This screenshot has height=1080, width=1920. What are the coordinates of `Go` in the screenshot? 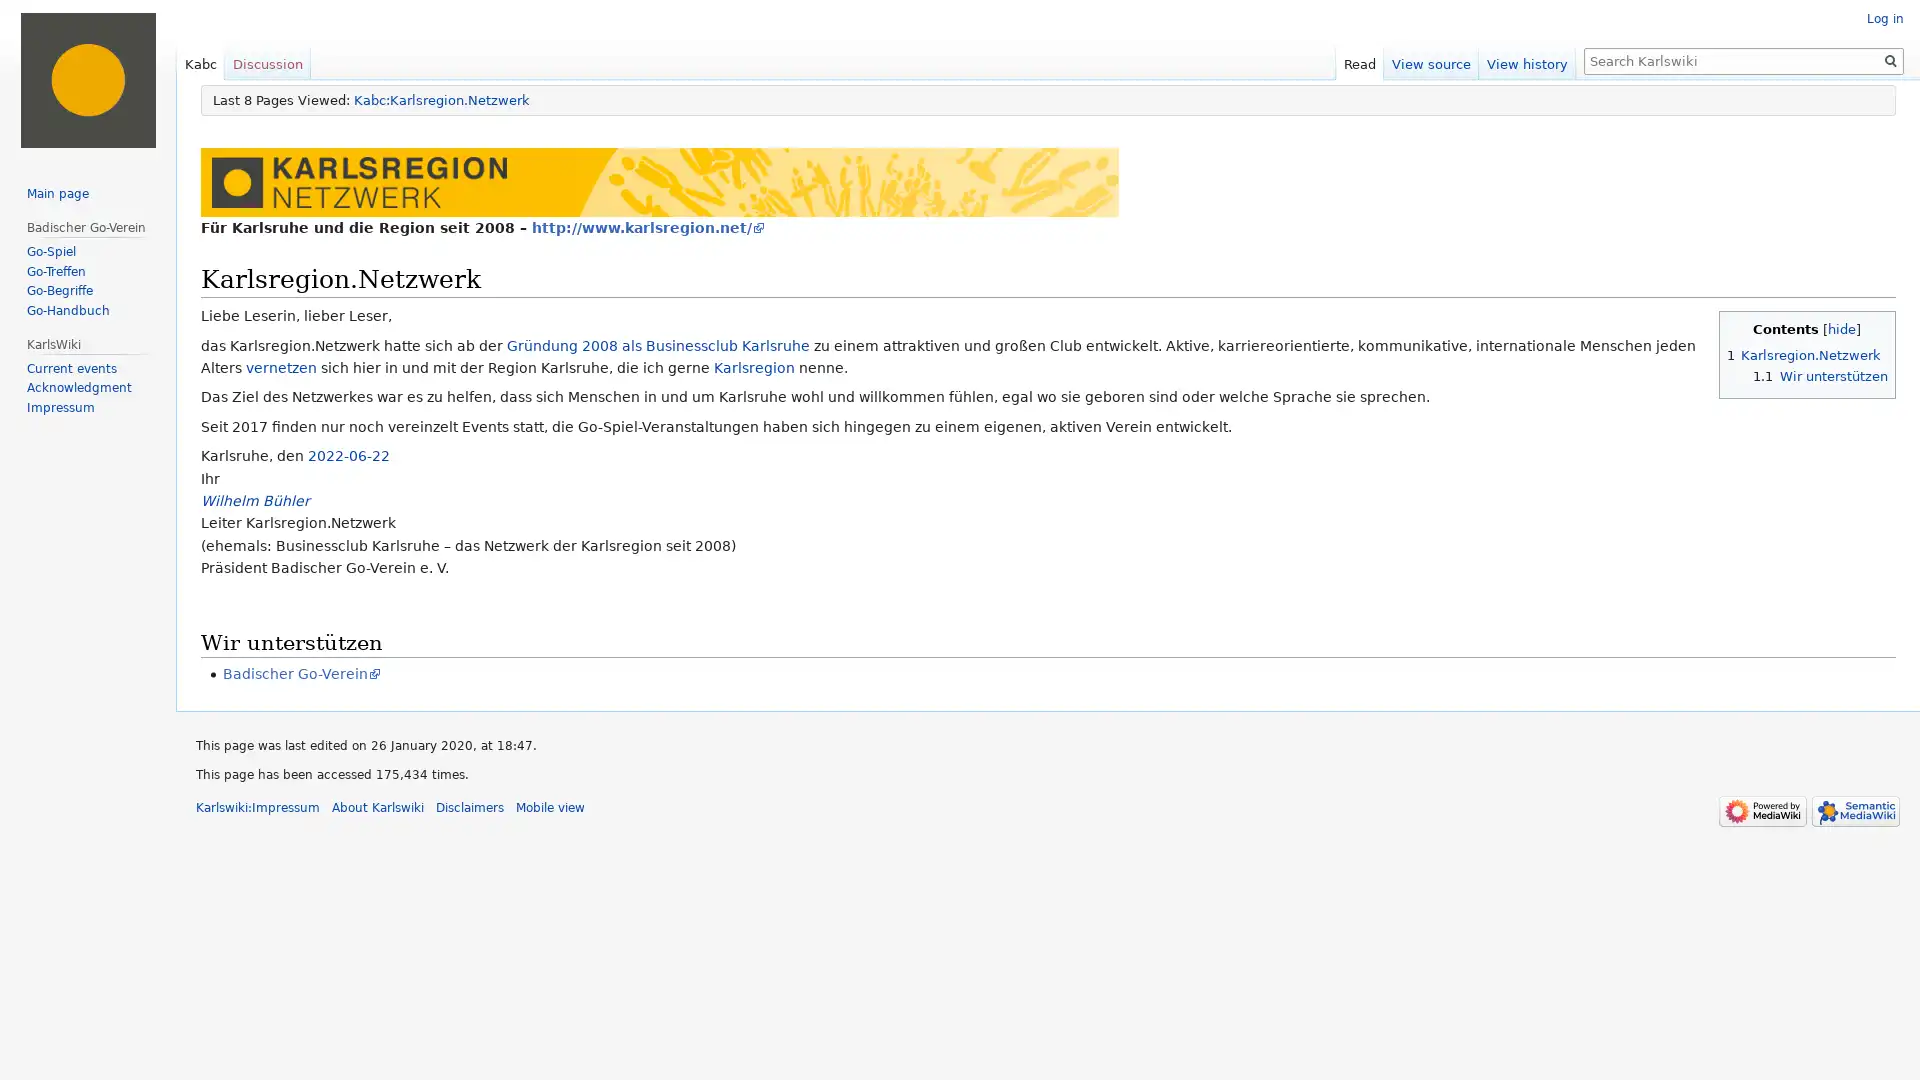 It's located at (1890, 60).